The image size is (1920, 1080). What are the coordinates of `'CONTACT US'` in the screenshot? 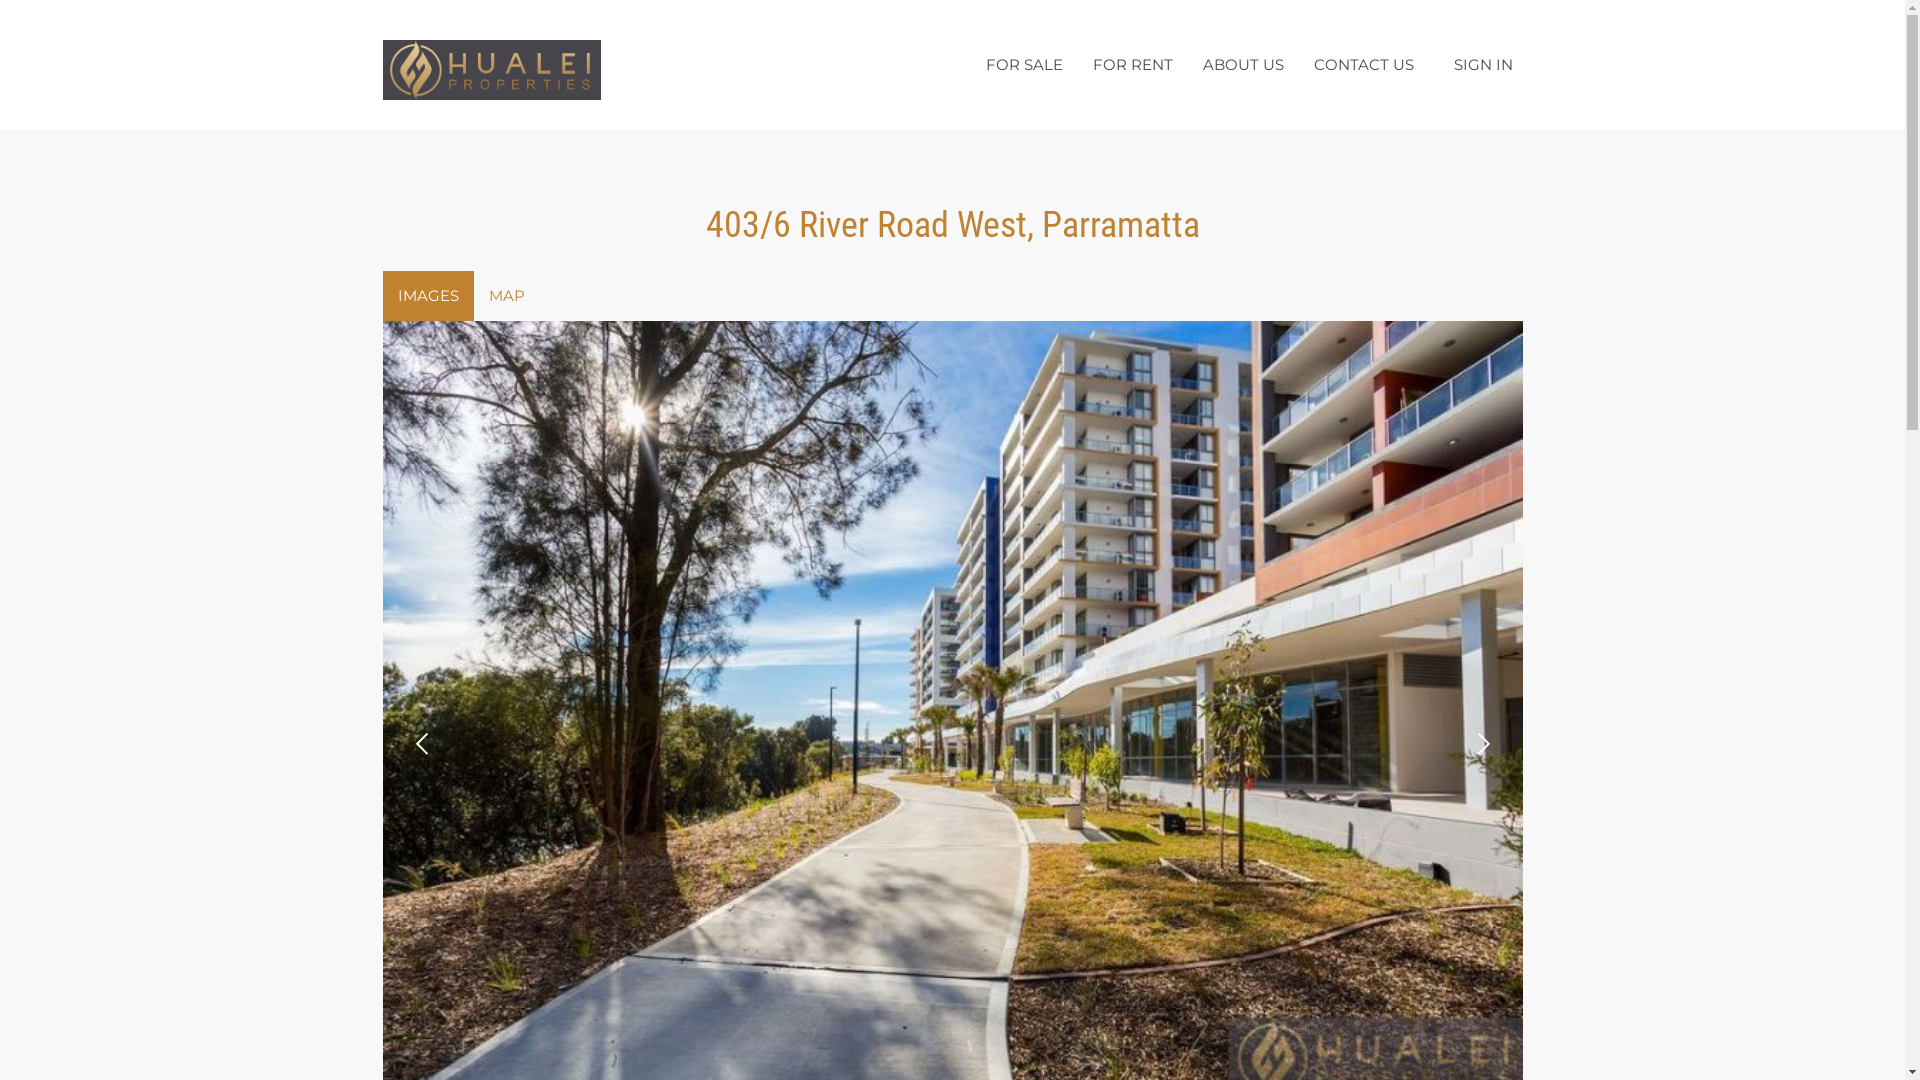 It's located at (1297, 63).